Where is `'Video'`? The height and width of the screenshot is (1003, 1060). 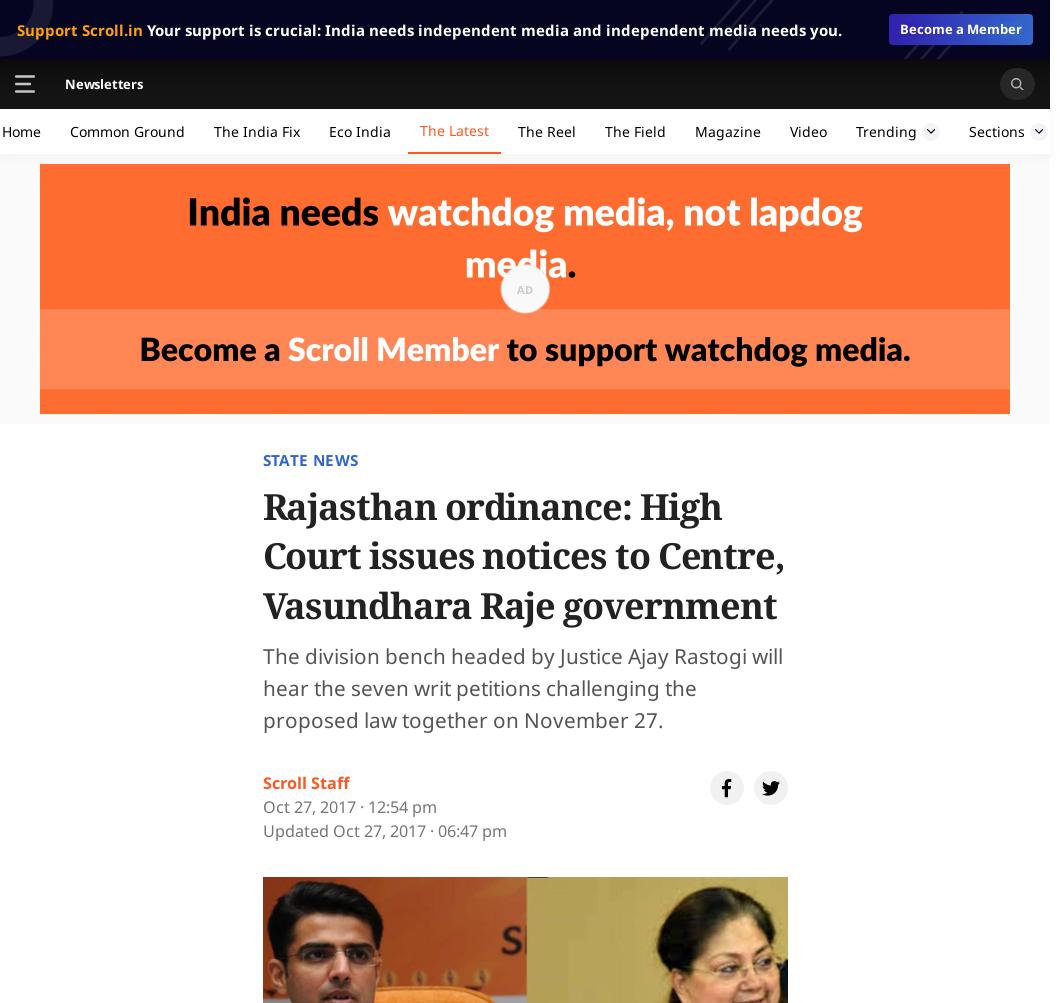
'Video' is located at coordinates (808, 130).